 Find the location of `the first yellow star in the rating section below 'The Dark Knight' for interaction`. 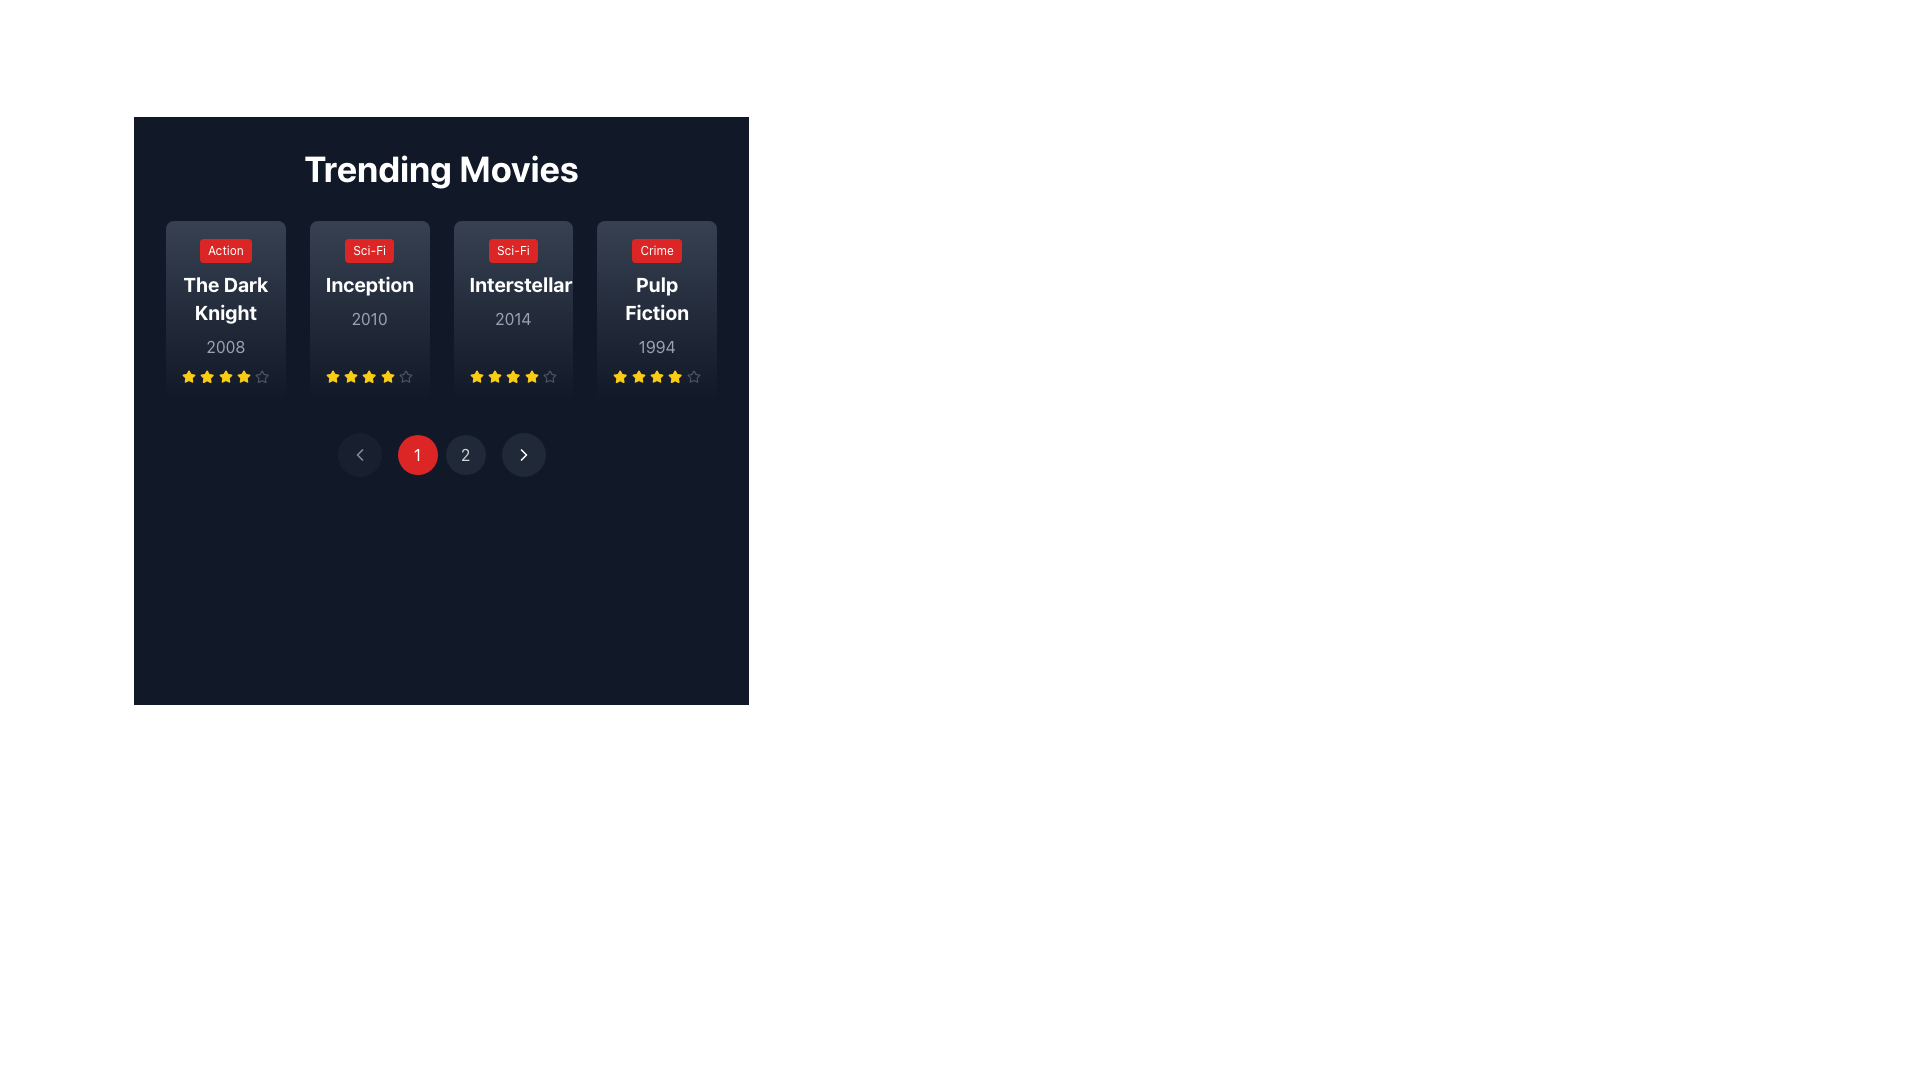

the first yellow star in the rating section below 'The Dark Knight' for interaction is located at coordinates (225, 376).